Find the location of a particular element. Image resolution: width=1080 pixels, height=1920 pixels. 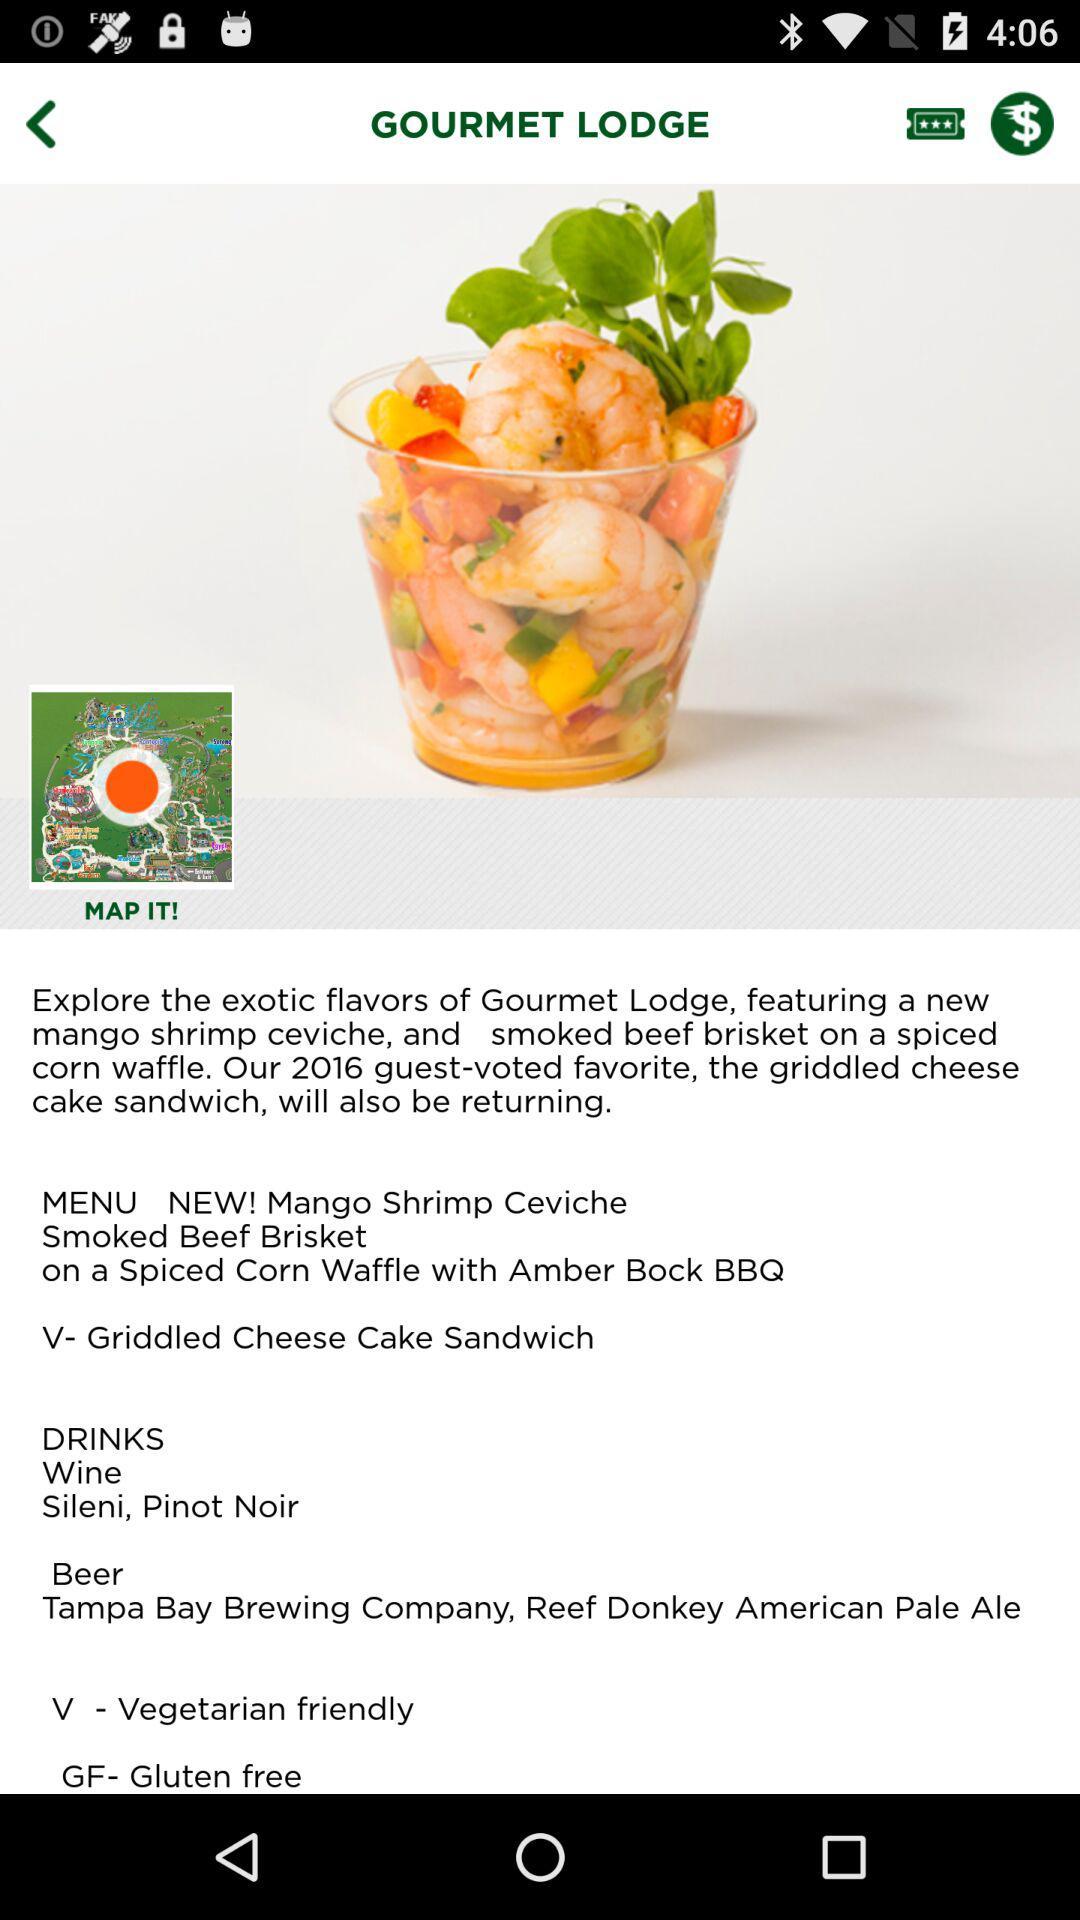

icon to the left of gourmet lodge item is located at coordinates (54, 122).